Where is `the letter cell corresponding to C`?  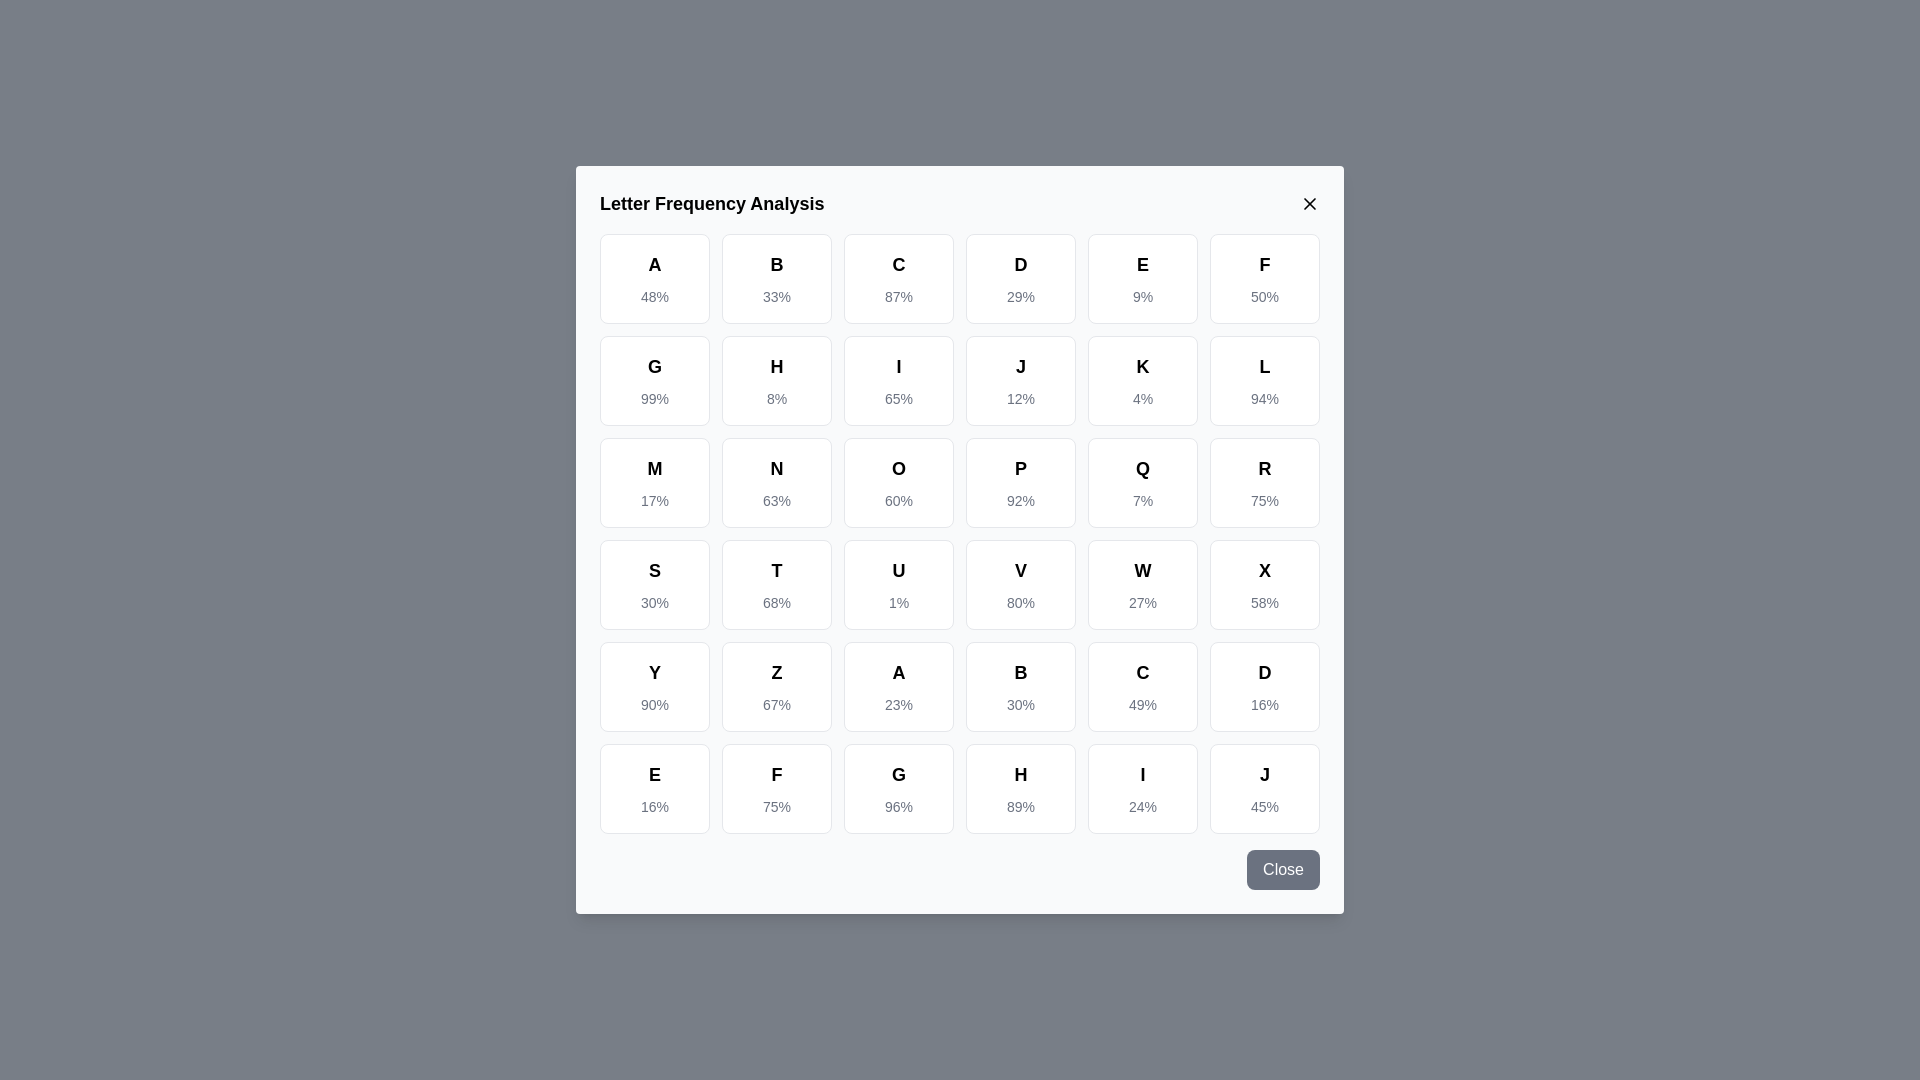
the letter cell corresponding to C is located at coordinates (897, 278).